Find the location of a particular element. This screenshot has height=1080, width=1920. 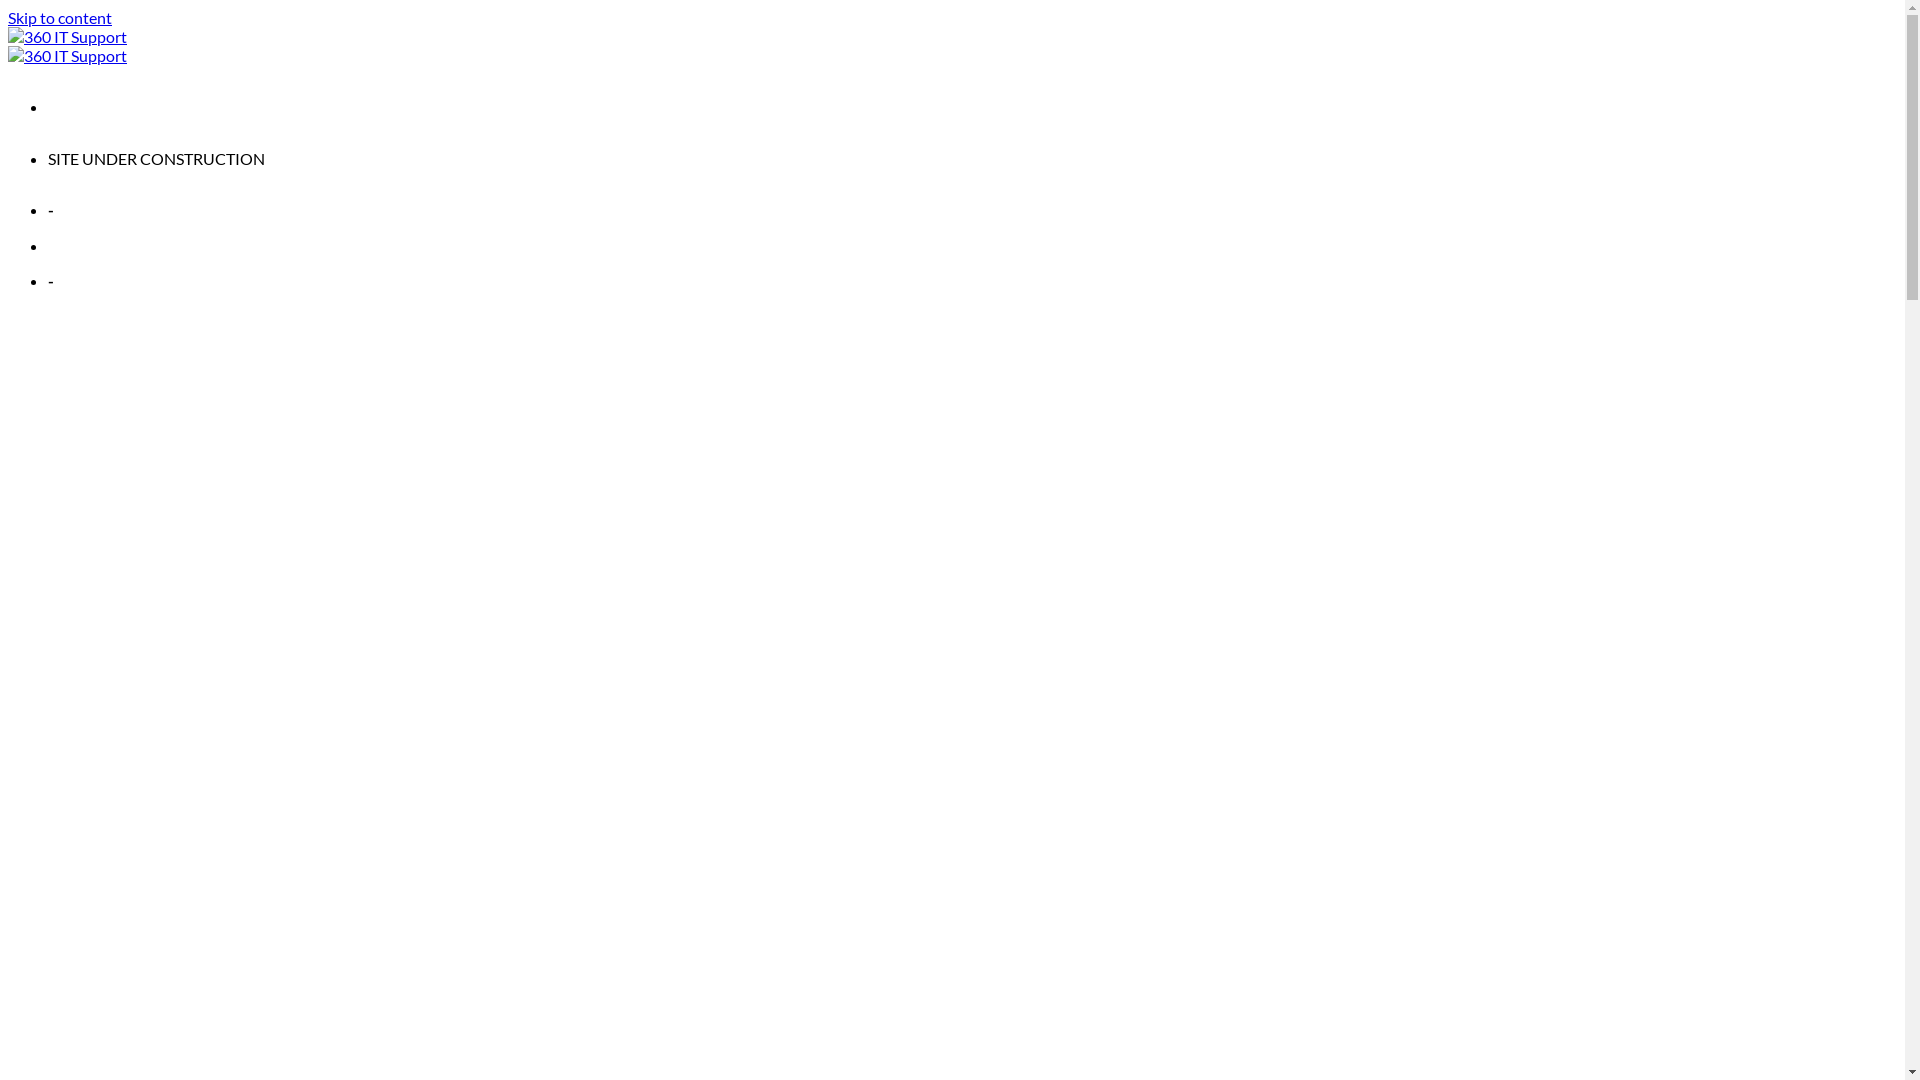

'Skip to content' is located at coordinates (8, 17).